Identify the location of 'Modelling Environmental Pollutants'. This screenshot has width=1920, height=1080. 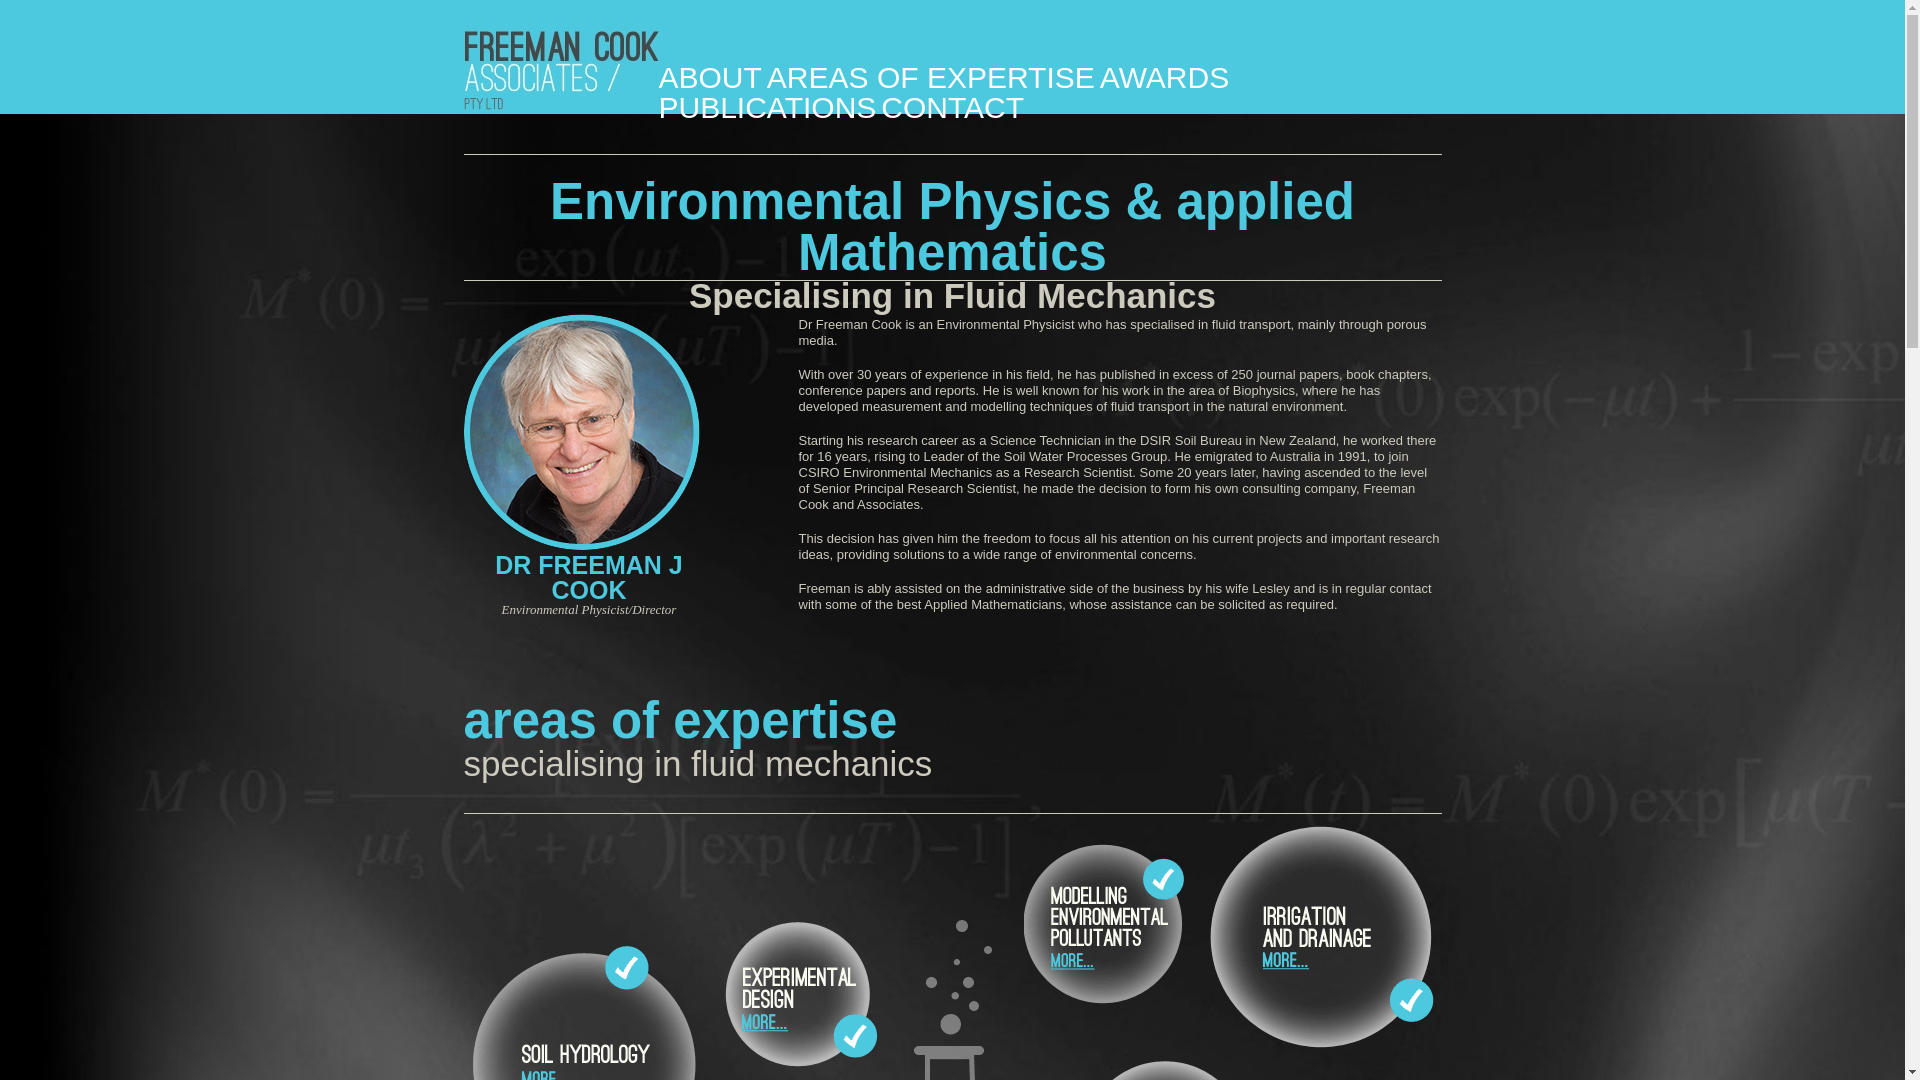
(1023, 925).